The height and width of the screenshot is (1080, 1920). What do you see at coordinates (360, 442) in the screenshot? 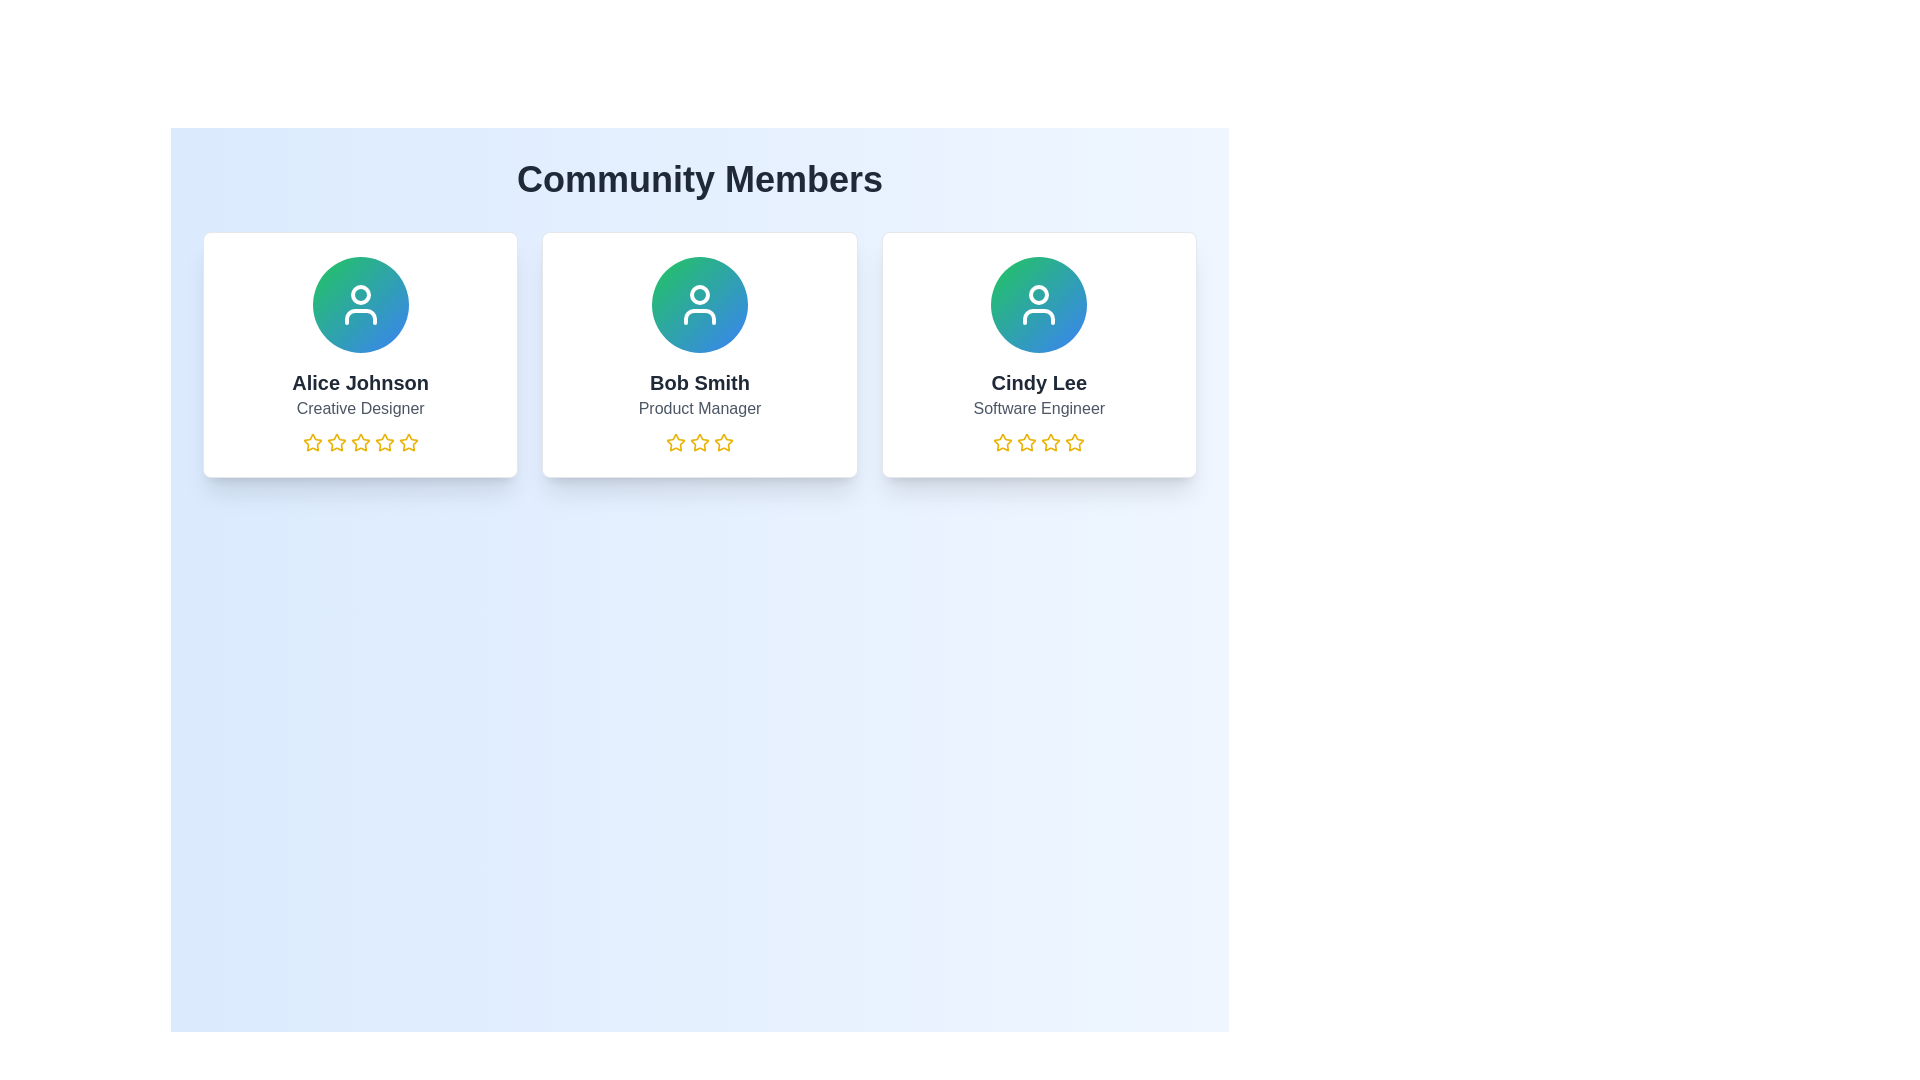
I see `rating value of the star icons located beneath the 'Creative Designer' text in the card labeled 'Alice Johnson'` at bounding box center [360, 442].